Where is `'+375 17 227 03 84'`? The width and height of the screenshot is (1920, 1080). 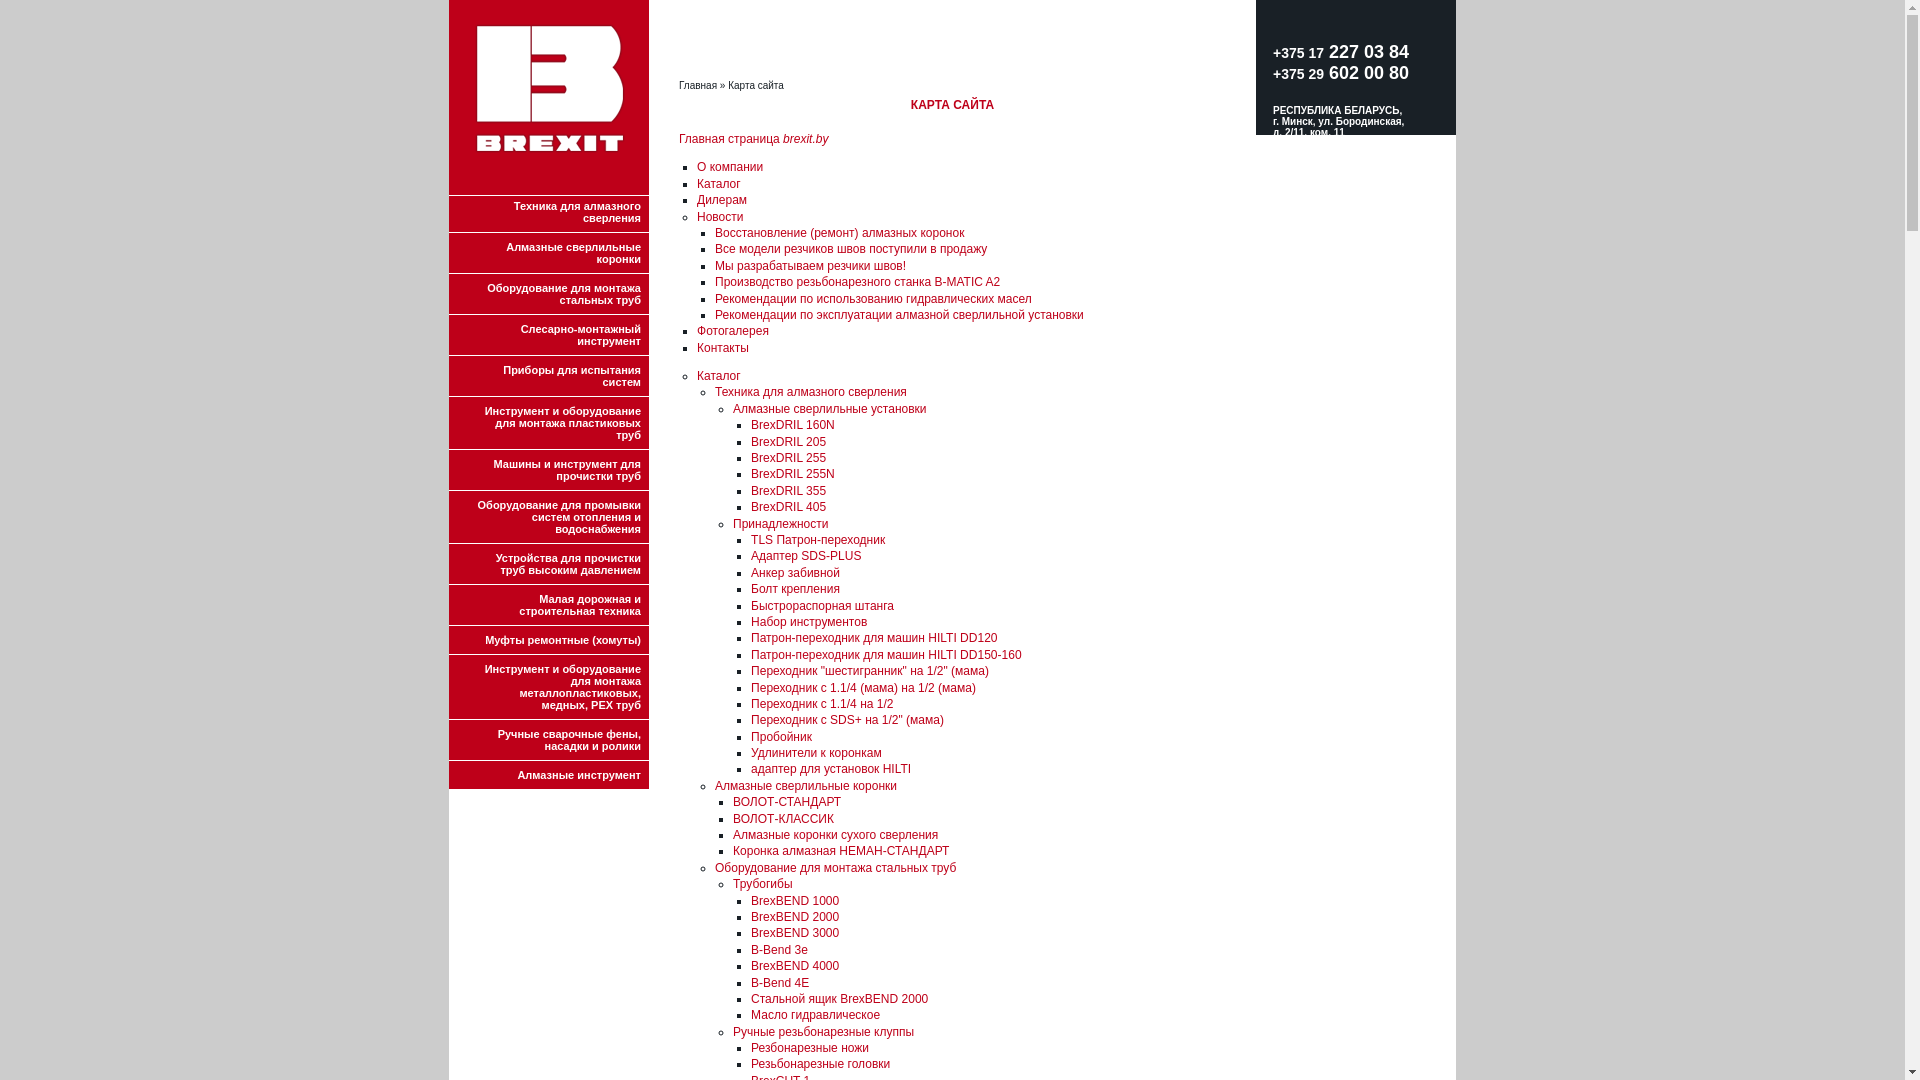 '+375 17 227 03 84' is located at coordinates (1340, 61).